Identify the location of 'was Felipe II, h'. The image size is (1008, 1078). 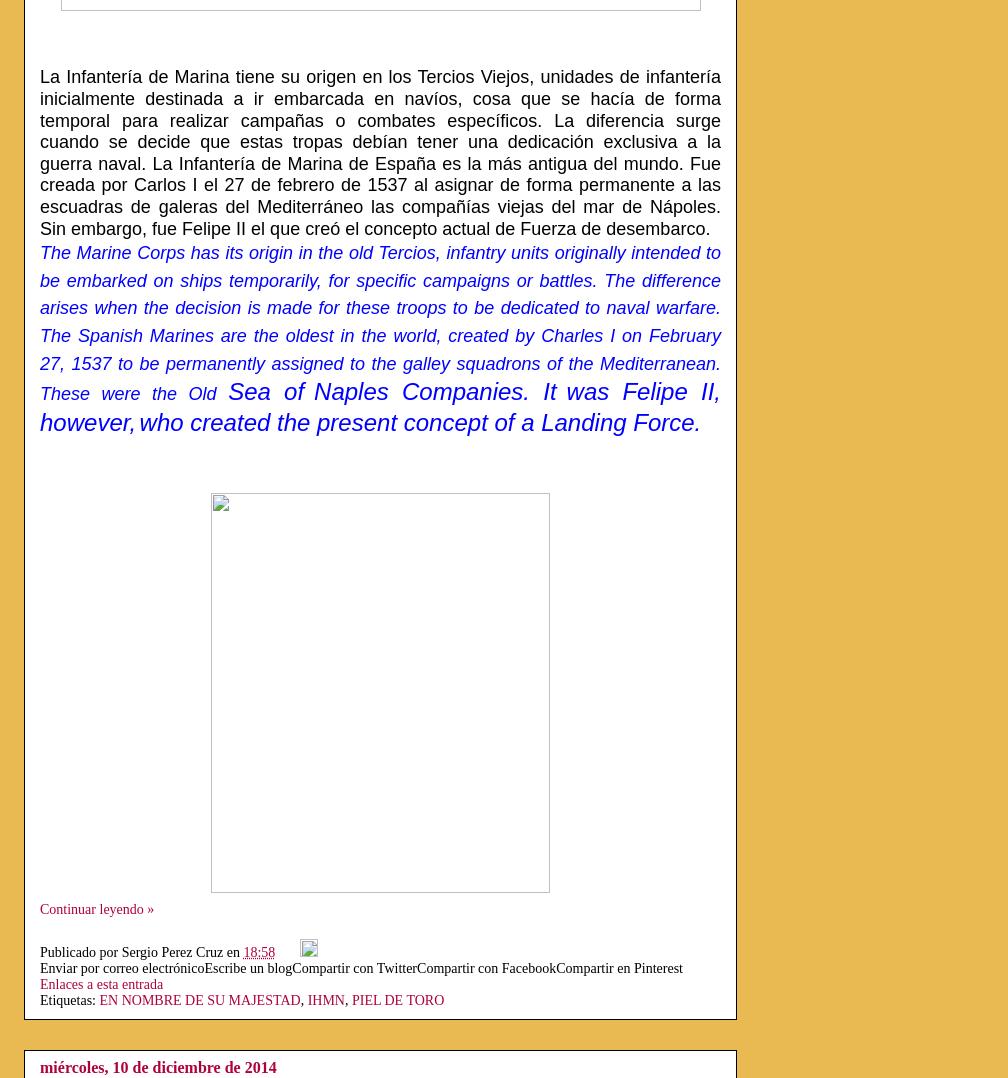
(40, 405).